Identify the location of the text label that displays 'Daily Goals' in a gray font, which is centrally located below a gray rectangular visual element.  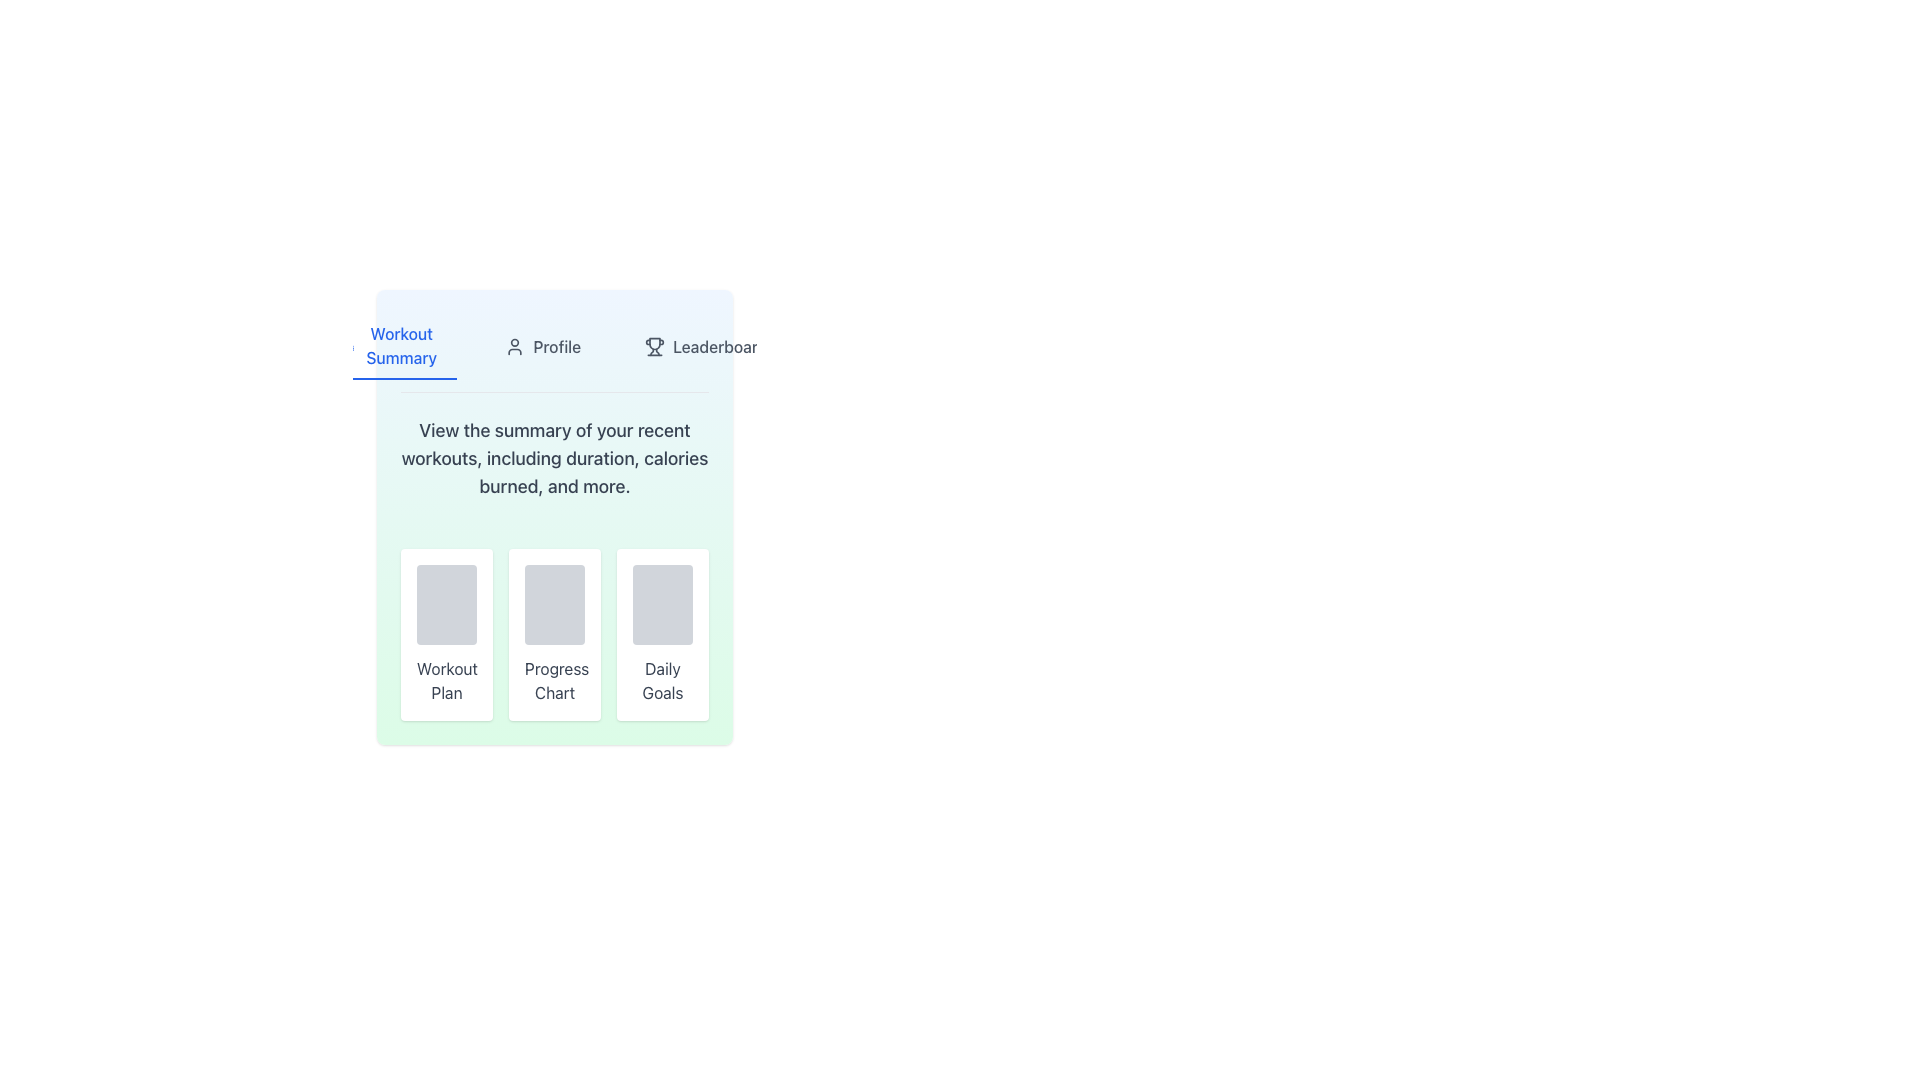
(662, 680).